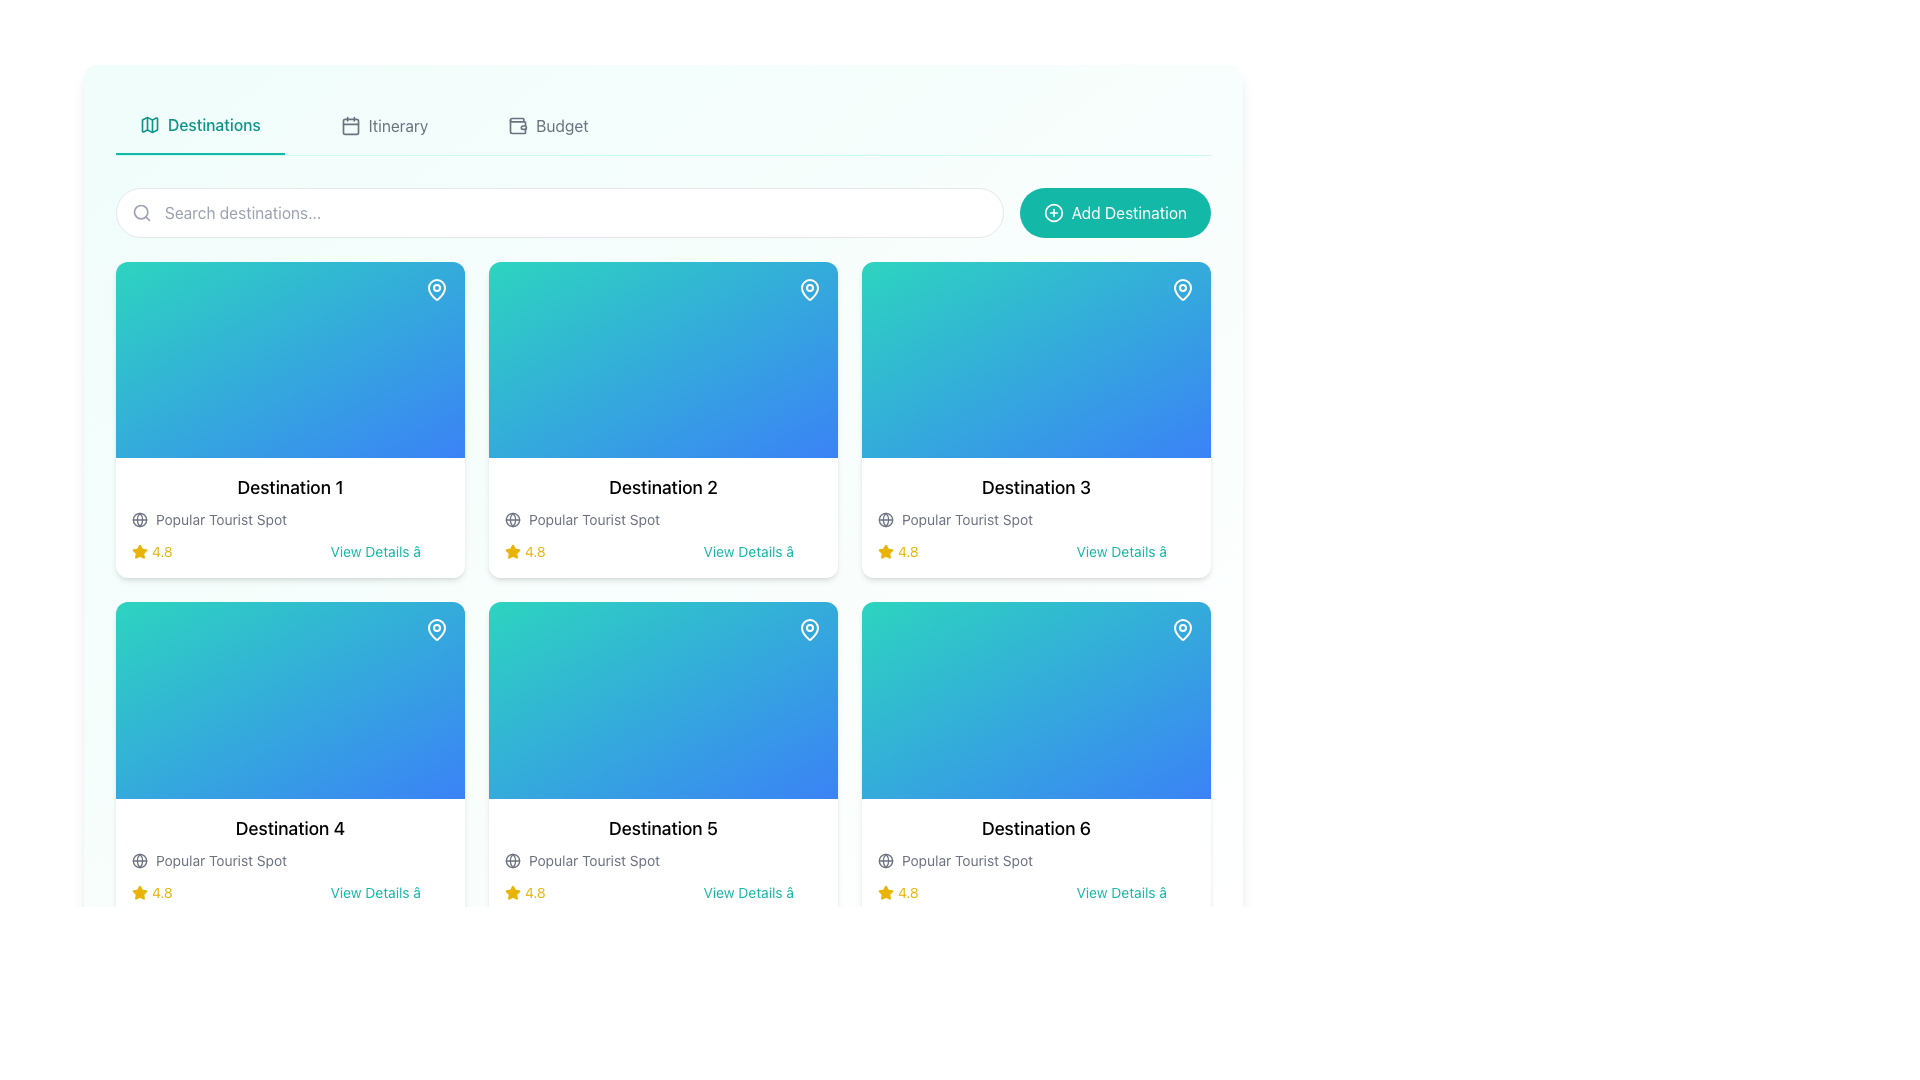 The width and height of the screenshot is (1920, 1080). I want to click on the 'View Details â†’' link styled in teal color located at the bottom right corner of the card for 'Destination 5', so click(761, 891).